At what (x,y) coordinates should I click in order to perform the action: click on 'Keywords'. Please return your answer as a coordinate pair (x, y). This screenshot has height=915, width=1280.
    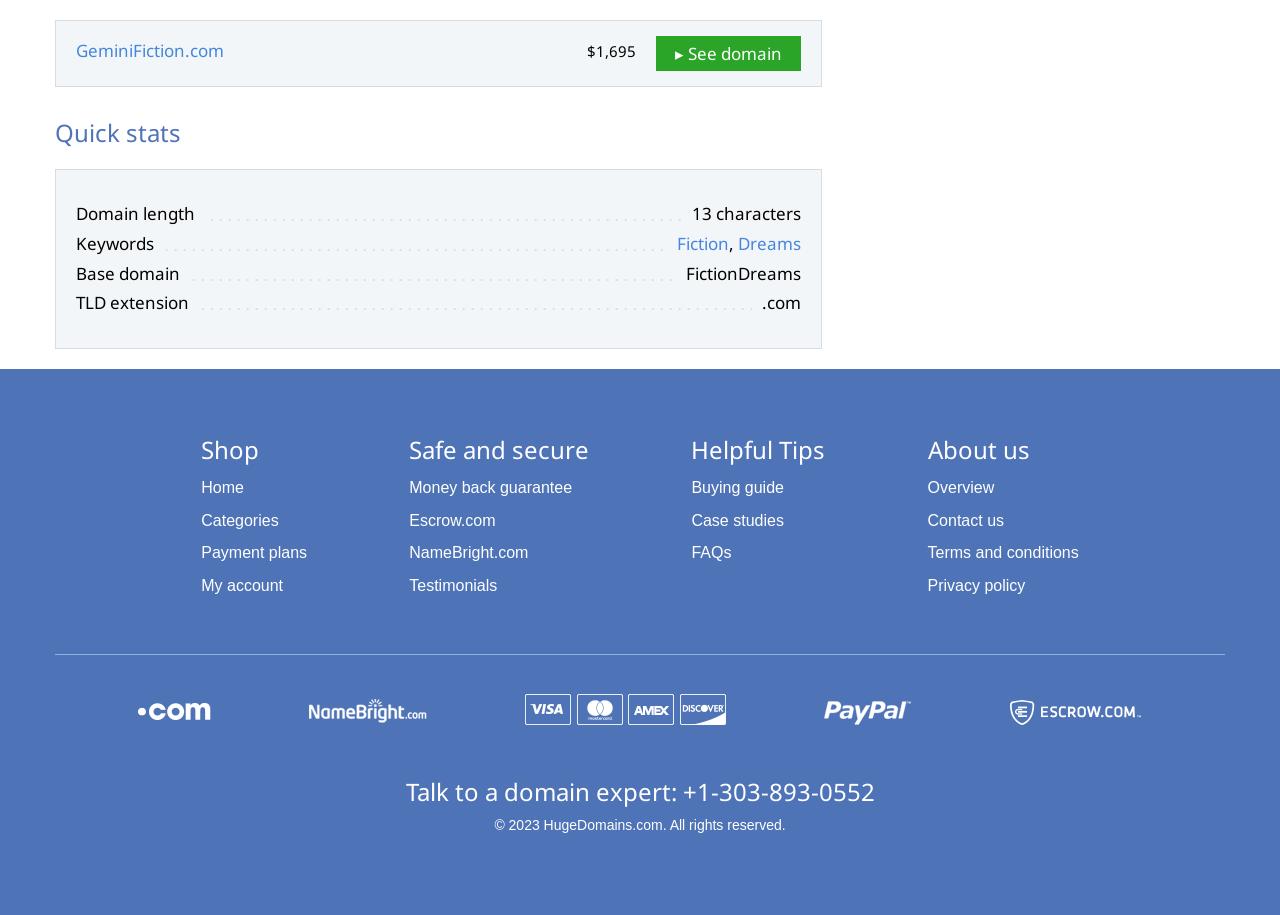
    Looking at the image, I should click on (76, 242).